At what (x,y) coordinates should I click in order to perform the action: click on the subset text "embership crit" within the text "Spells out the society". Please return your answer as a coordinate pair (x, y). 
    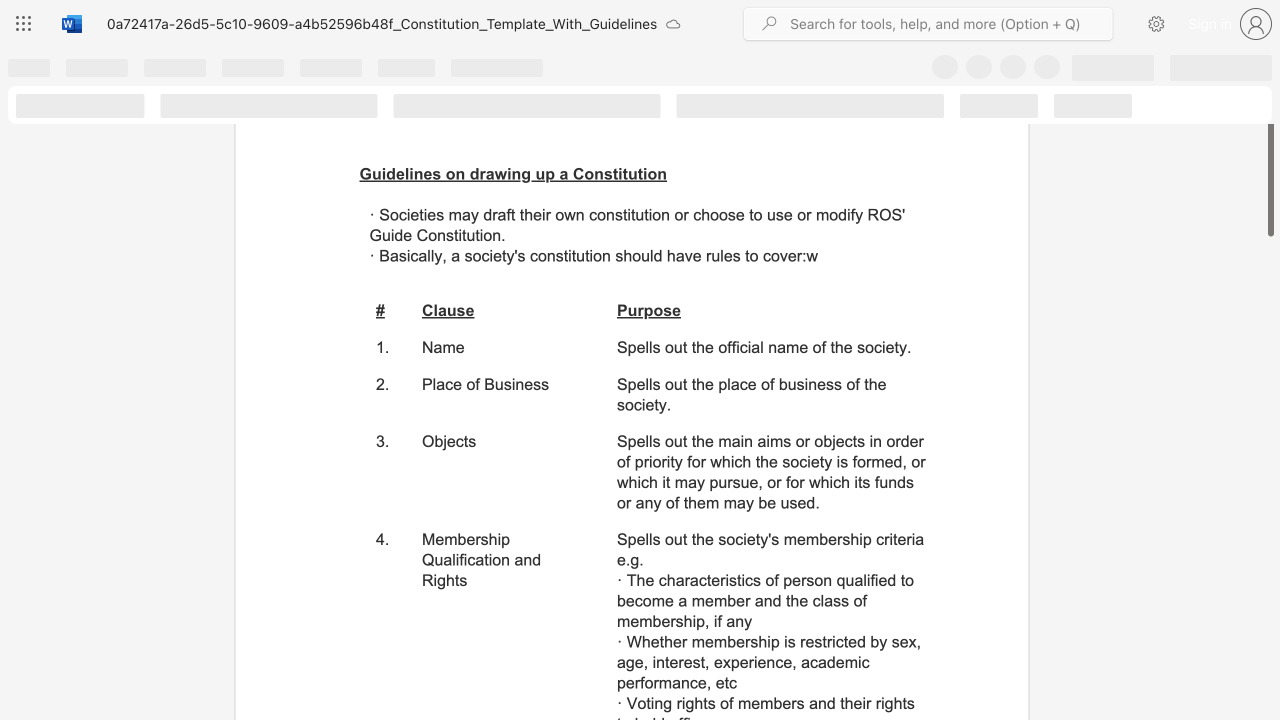
    Looking at the image, I should click on (796, 538).